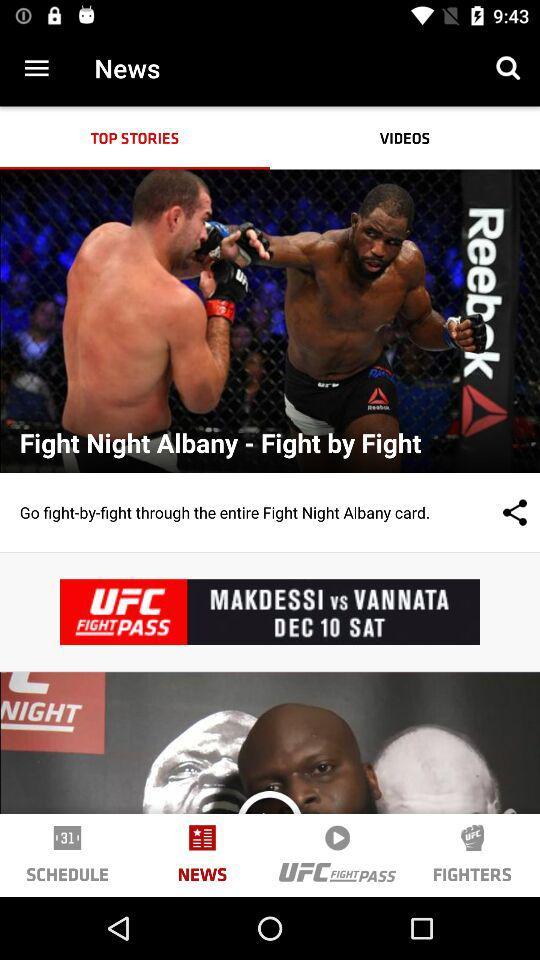 The width and height of the screenshot is (540, 960). Describe the element at coordinates (494, 511) in the screenshot. I see `share this` at that location.